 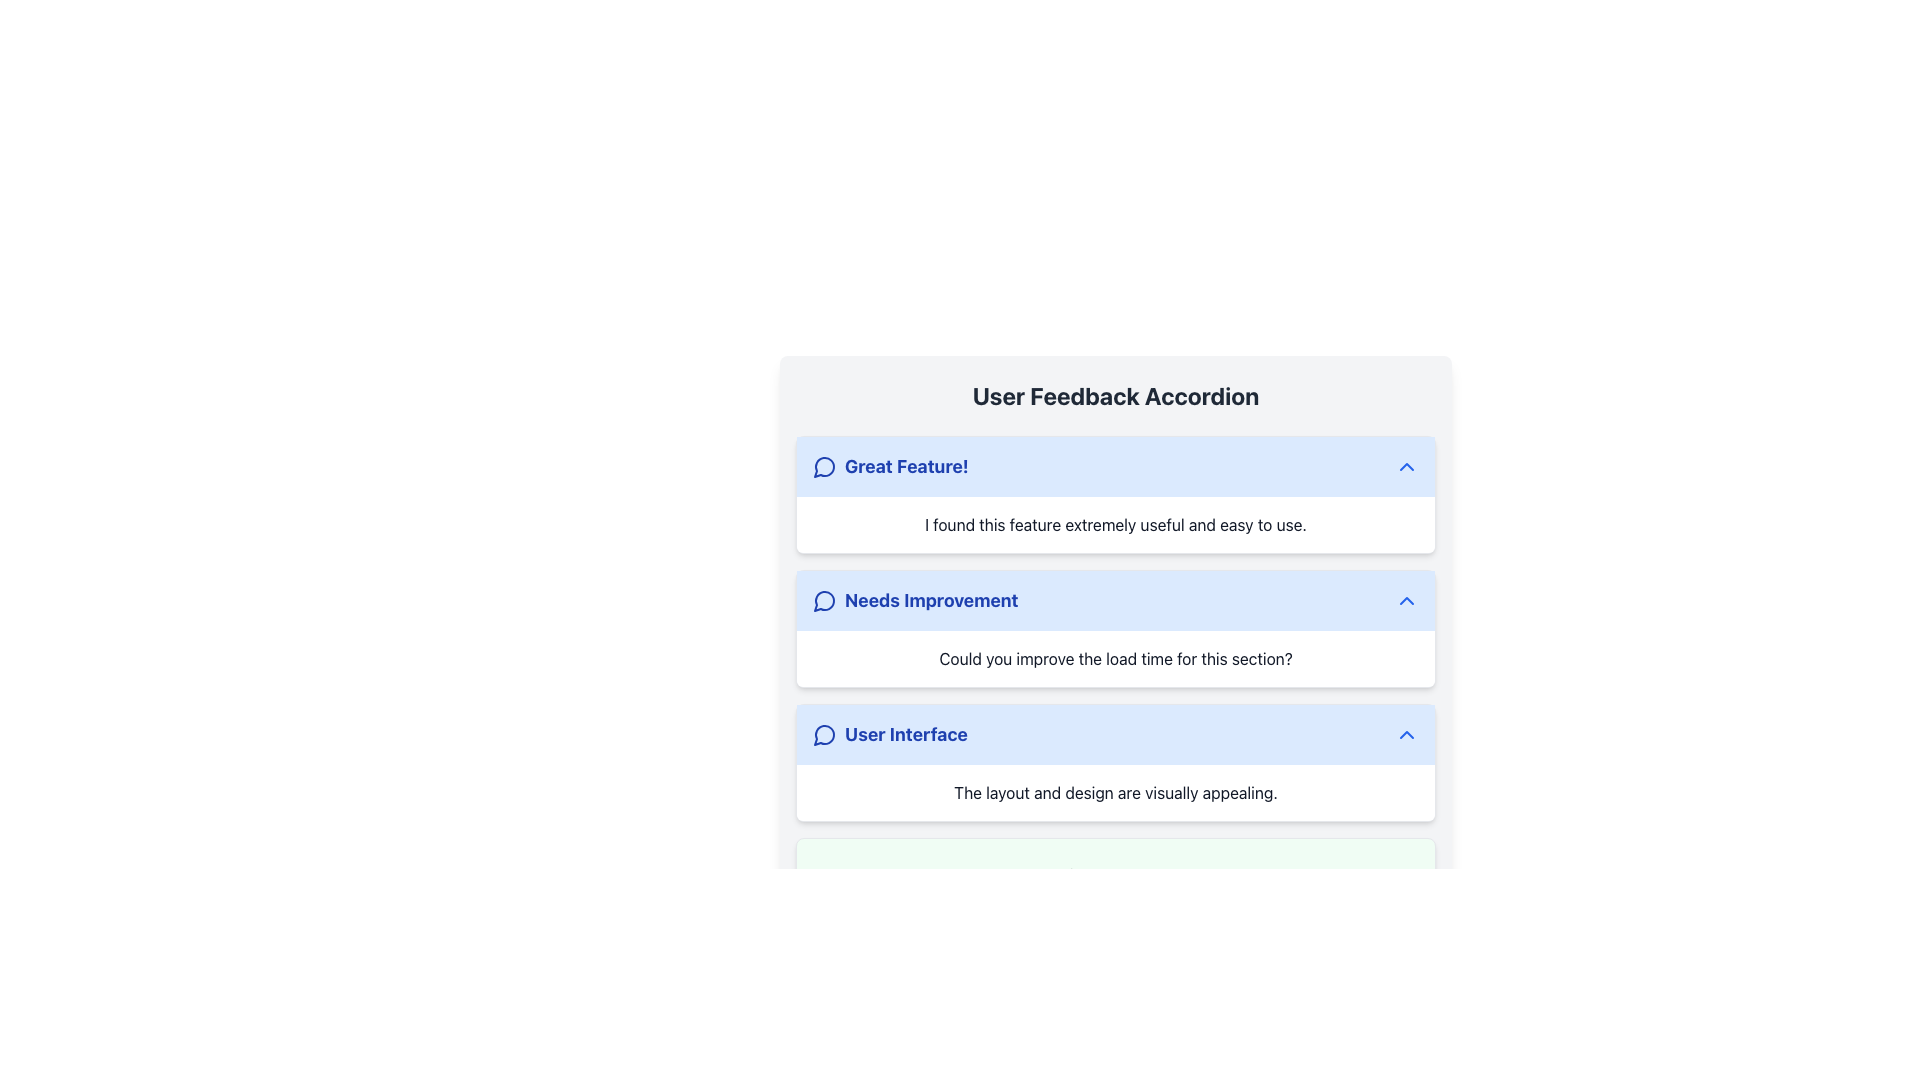 I want to click on the graphical icon resembling a speech bubble located in the header section labeled 'Great Feature!' in the User Feedback Accordion, so click(x=825, y=466).